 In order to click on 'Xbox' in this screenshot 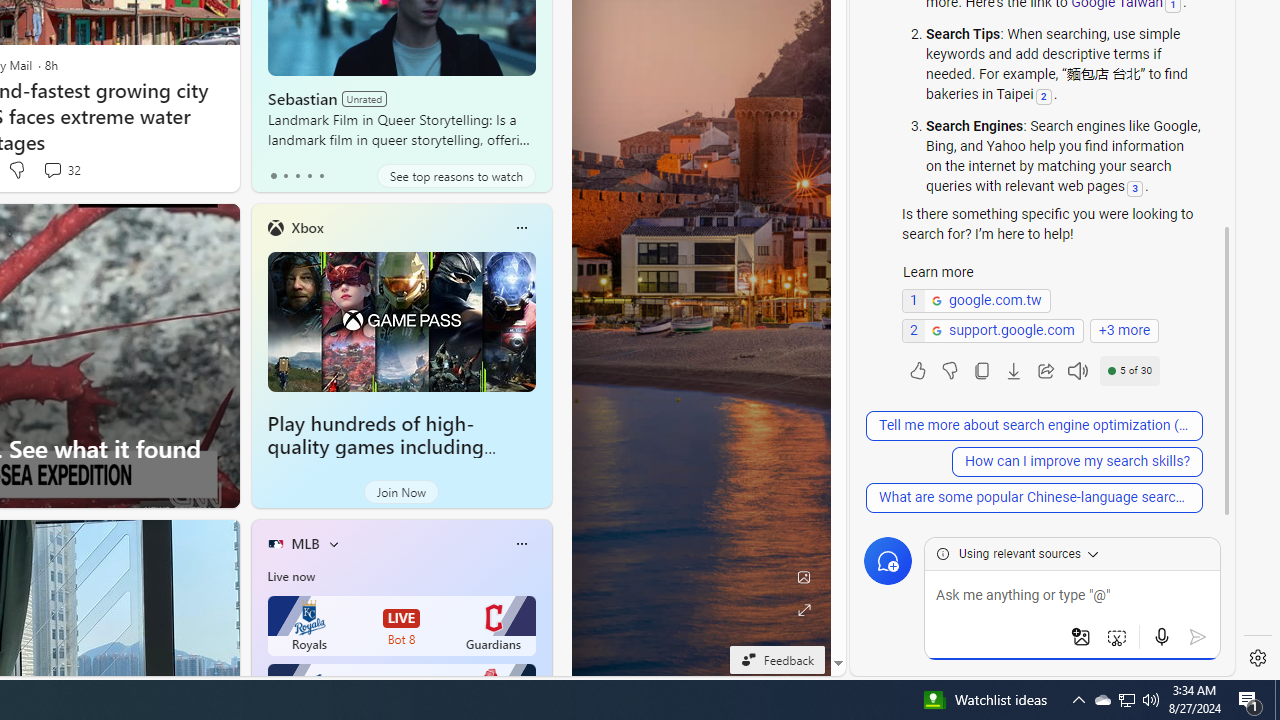, I will do `click(306, 226)`.